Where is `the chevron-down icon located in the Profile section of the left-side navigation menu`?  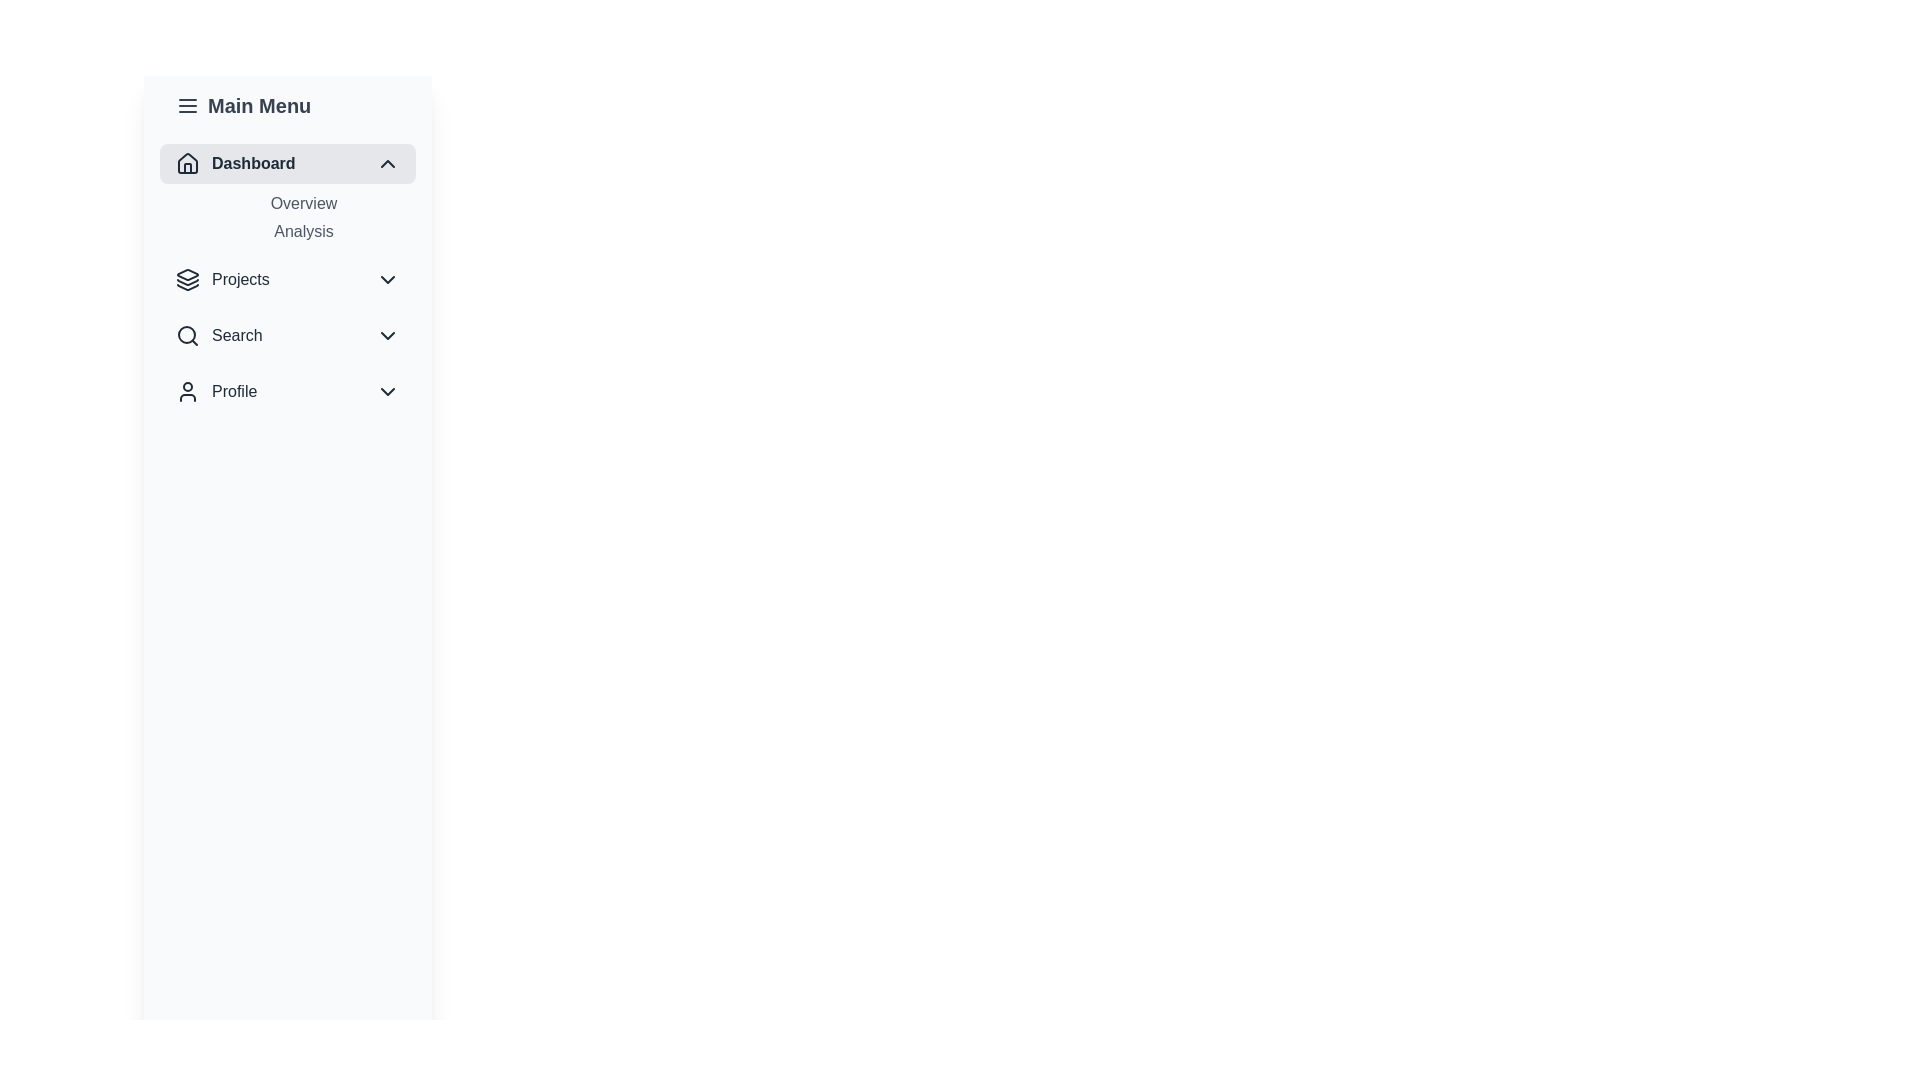
the chevron-down icon located in the Profile section of the left-side navigation menu is located at coordinates (388, 392).